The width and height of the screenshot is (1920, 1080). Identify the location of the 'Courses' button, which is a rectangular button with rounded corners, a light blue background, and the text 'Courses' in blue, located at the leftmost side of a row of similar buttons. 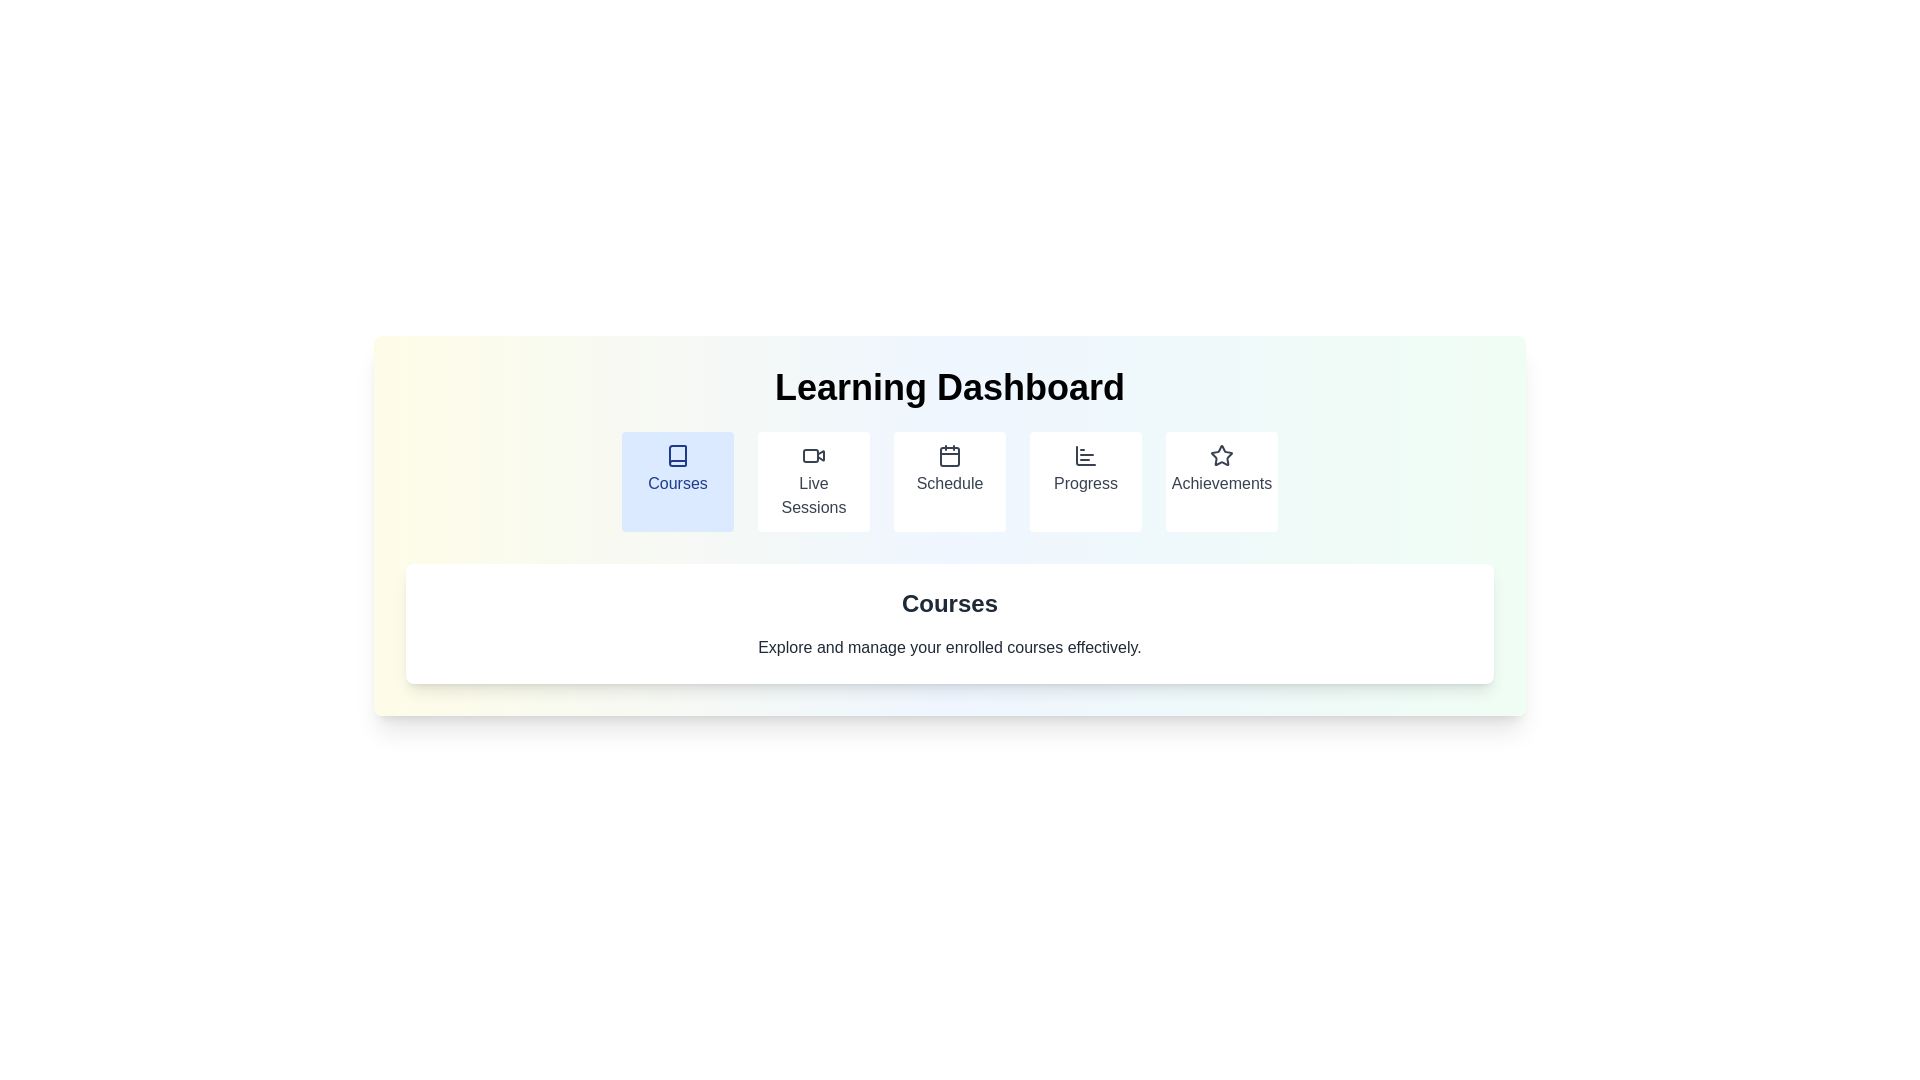
(677, 482).